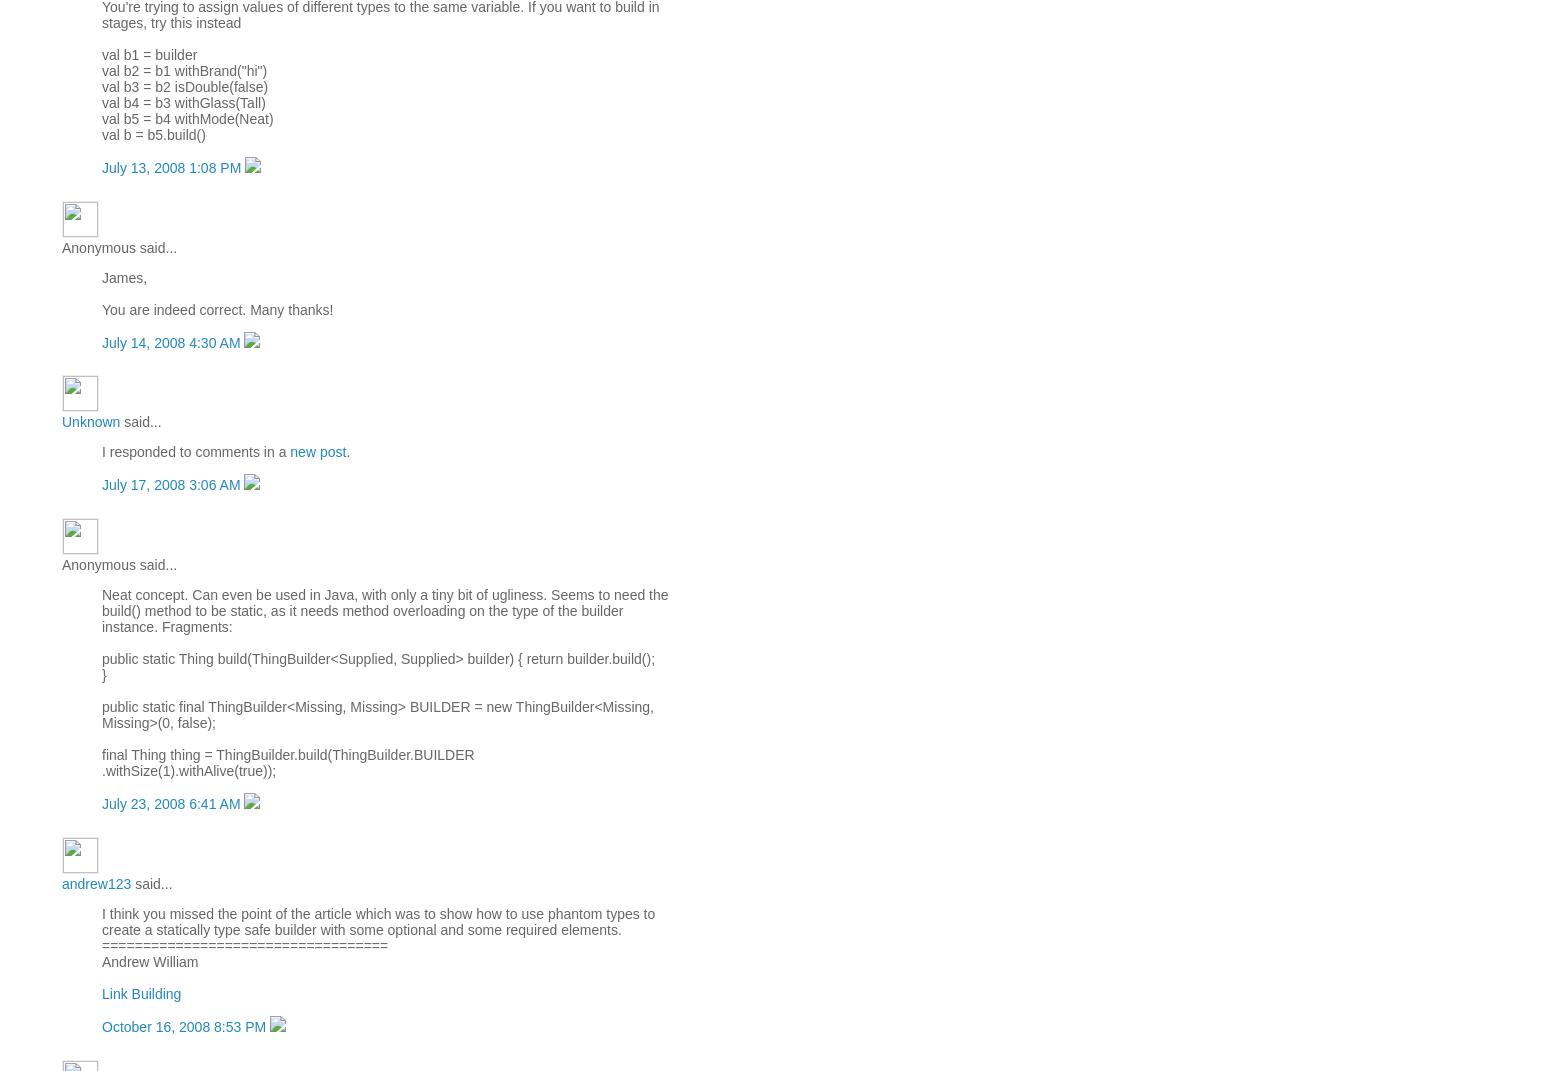 Image resolution: width=1545 pixels, height=1071 pixels. What do you see at coordinates (100, 118) in the screenshot?
I see `'val b5 = b4 withMode(Neat)'` at bounding box center [100, 118].